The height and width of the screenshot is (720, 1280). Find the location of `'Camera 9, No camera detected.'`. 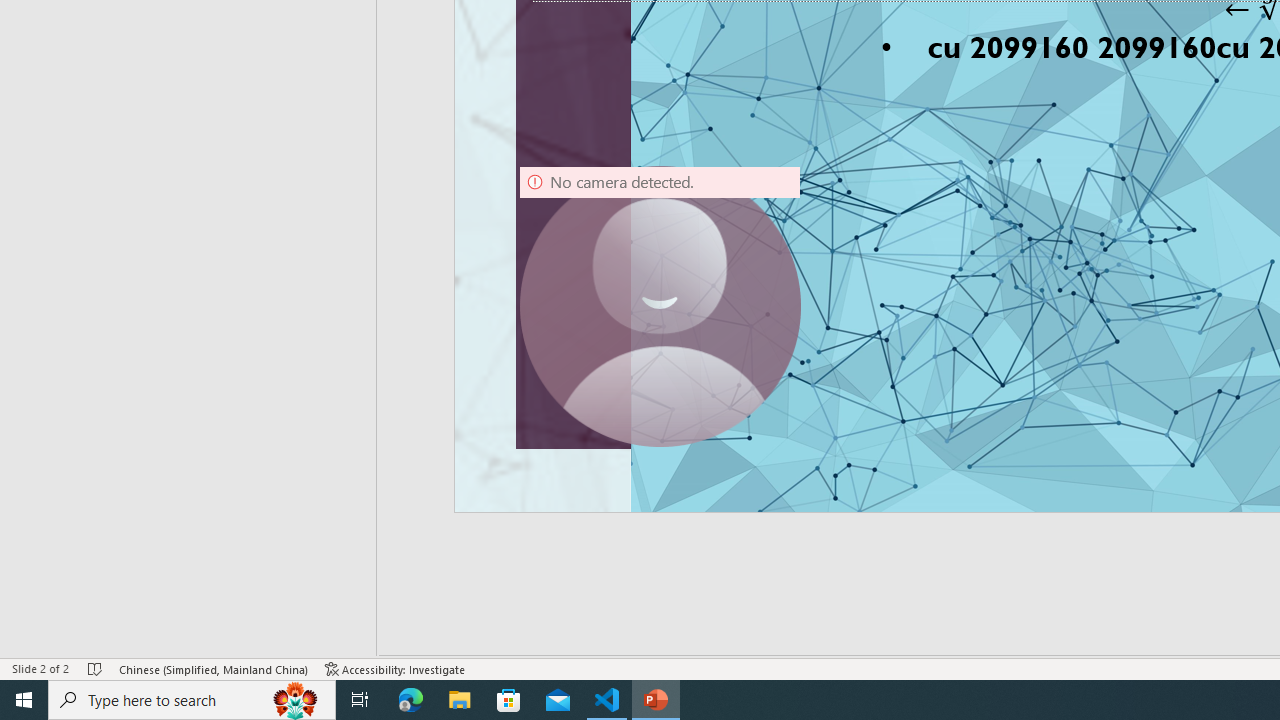

'Camera 9, No camera detected.' is located at coordinates (660, 307).